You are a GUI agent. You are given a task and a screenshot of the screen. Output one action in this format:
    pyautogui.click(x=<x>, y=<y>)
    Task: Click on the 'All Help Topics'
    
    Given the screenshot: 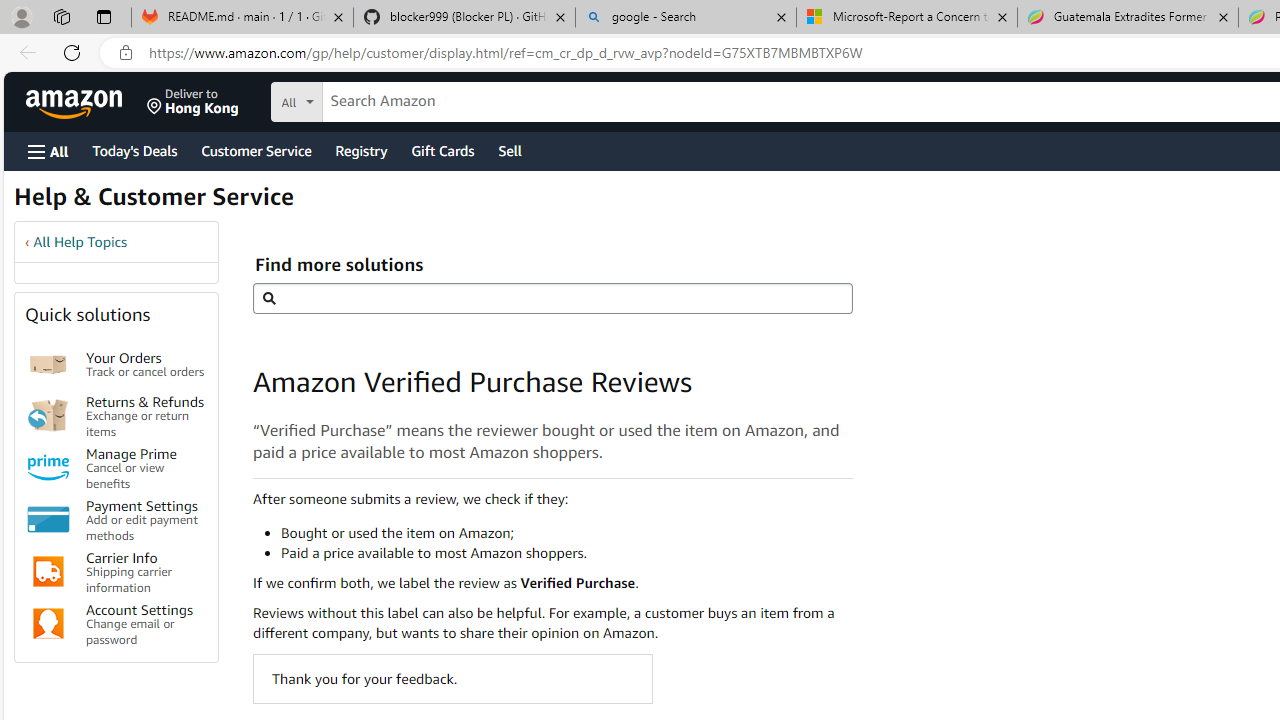 What is the action you would take?
    pyautogui.click(x=80, y=241)
    